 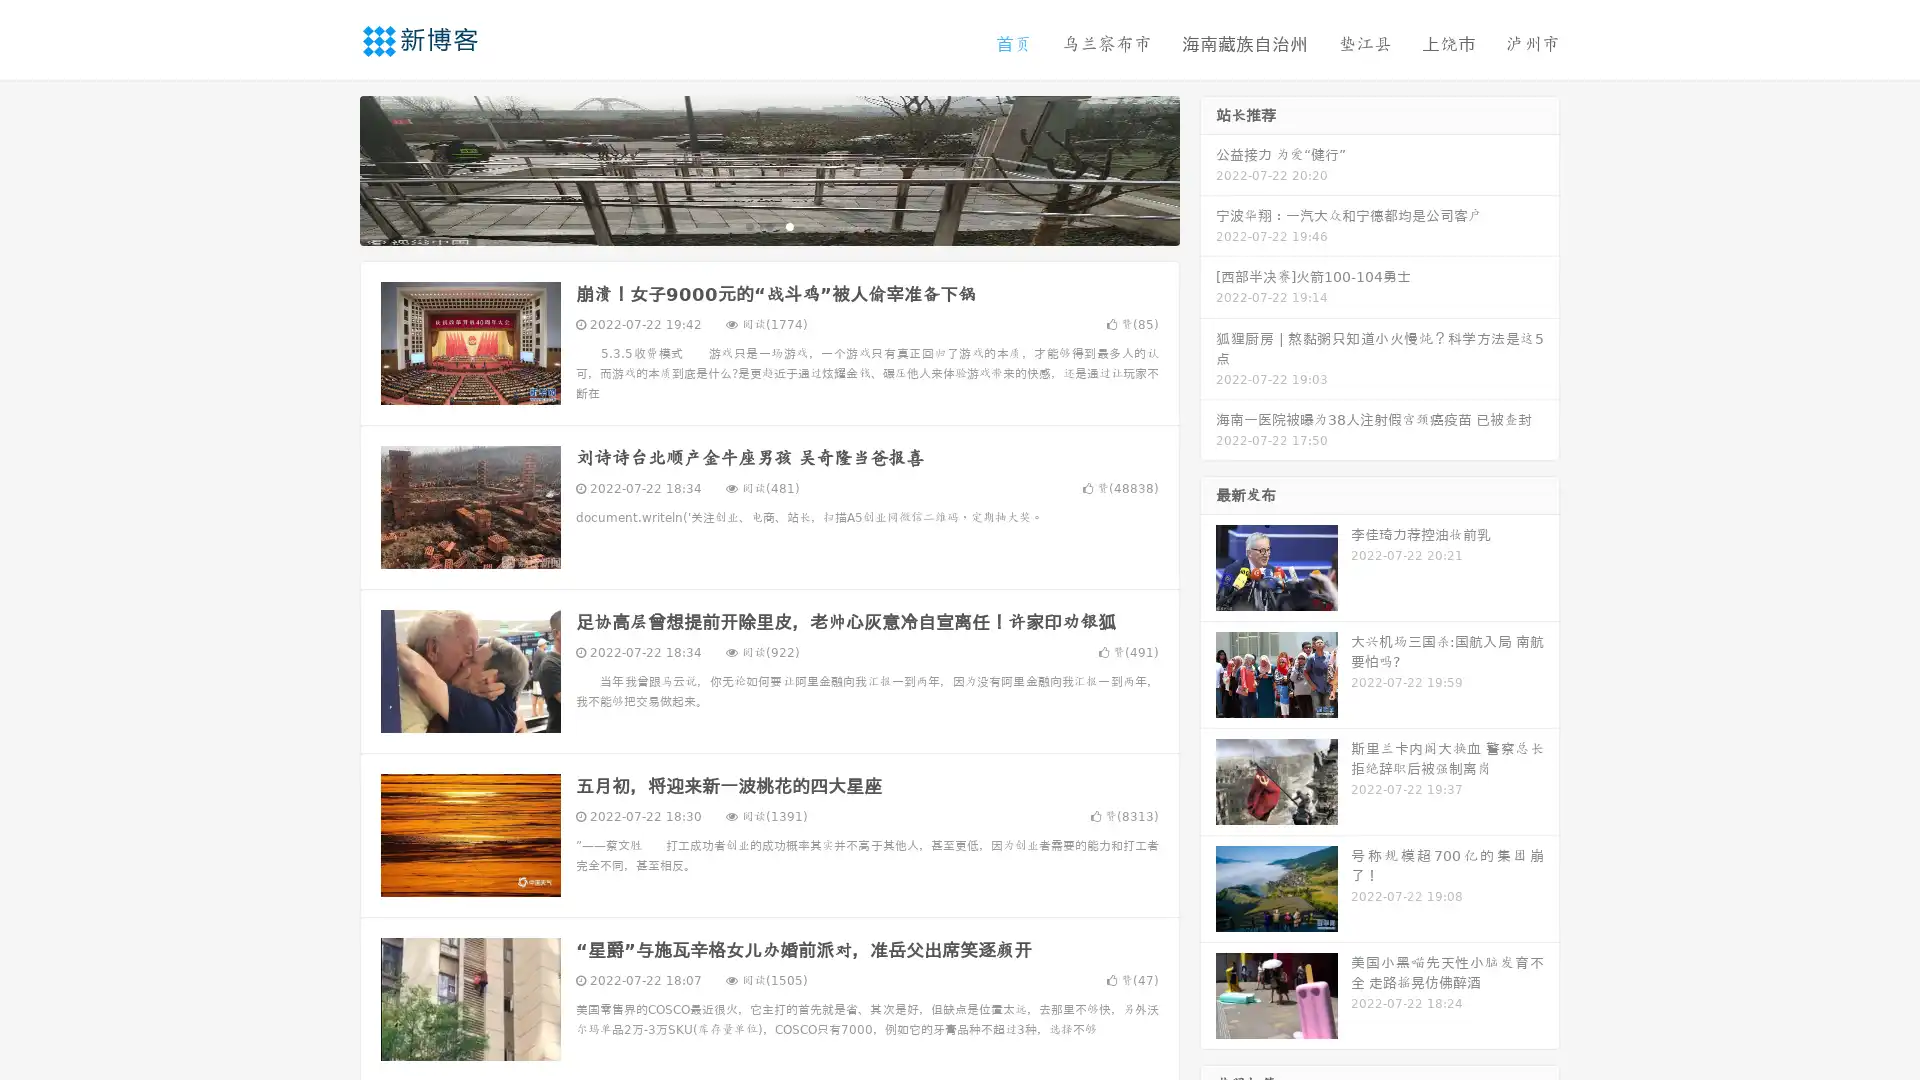 What do you see at coordinates (748, 225) in the screenshot?
I see `Go to slide 1` at bounding box center [748, 225].